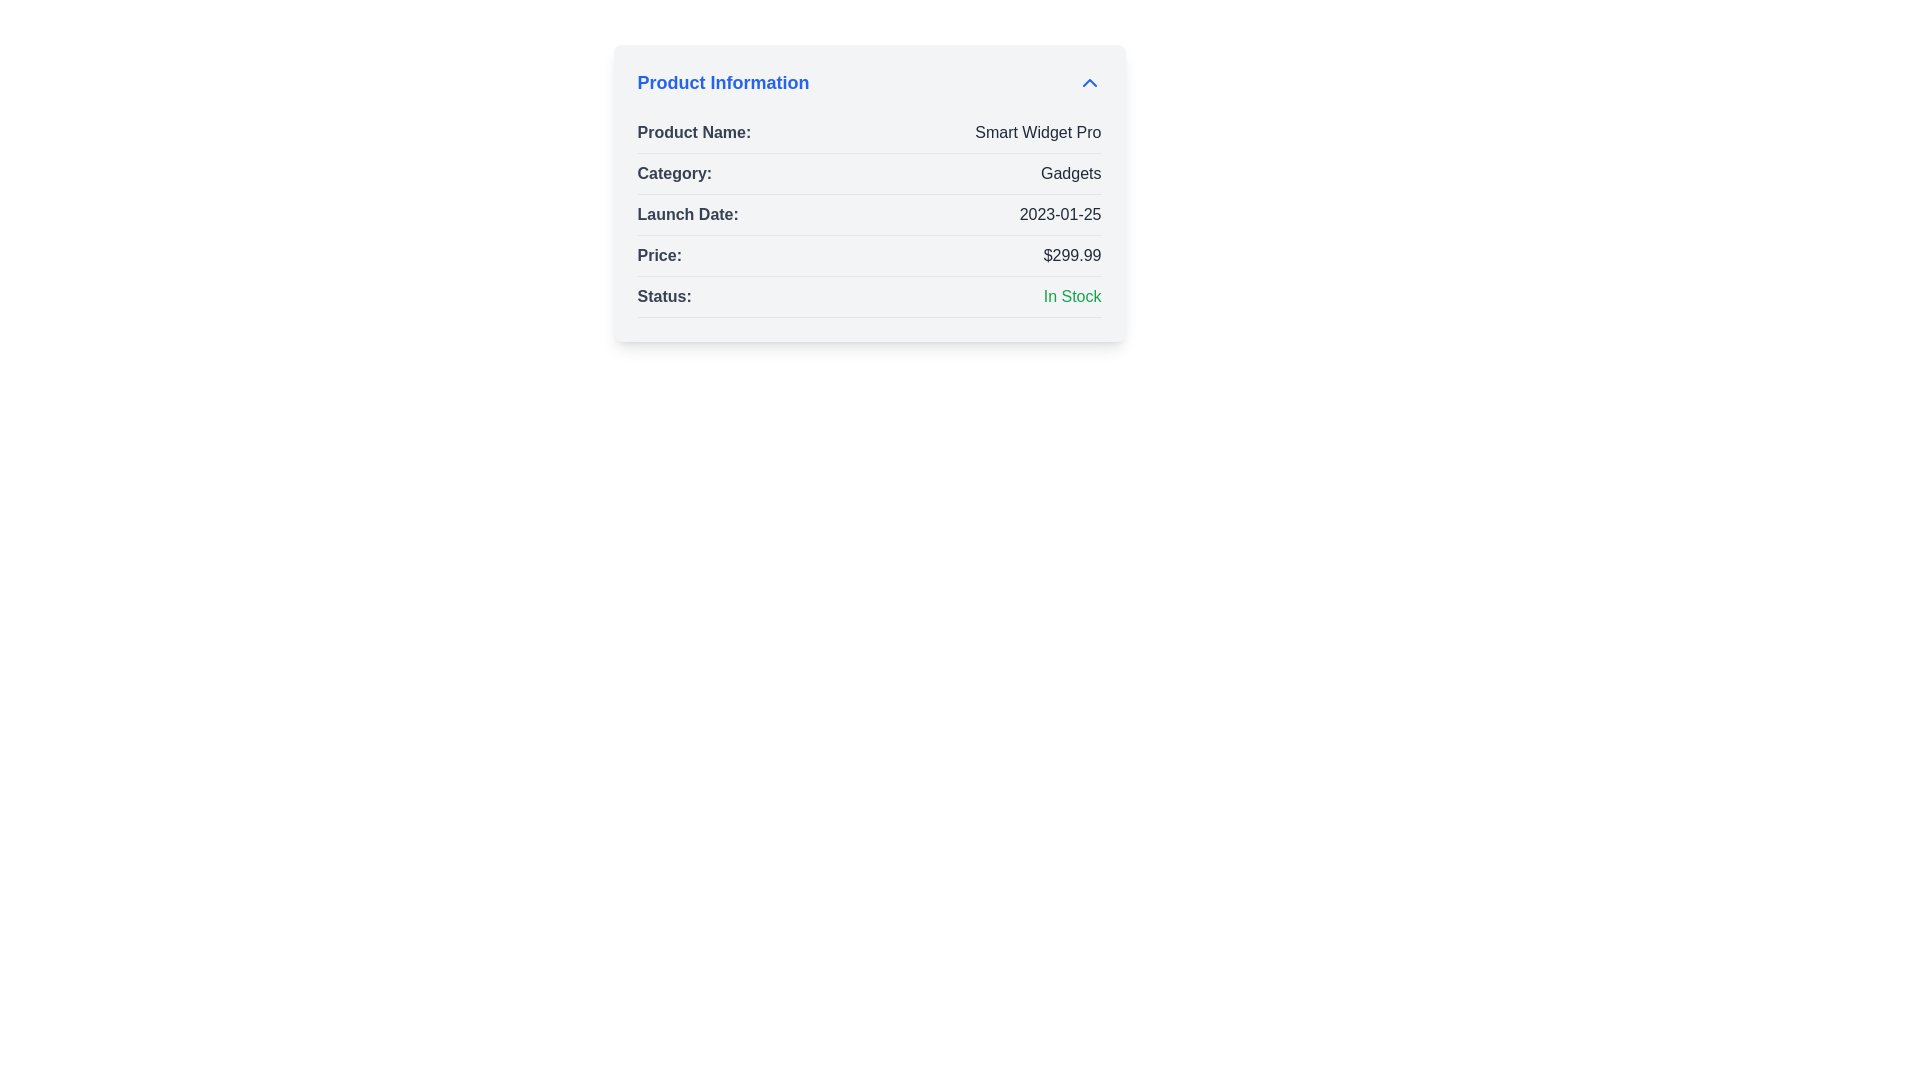  What do you see at coordinates (659, 254) in the screenshot?
I see `the 'Price:' text label, which is styled with a bold font and gray color, located in the product details panel, to the left of the monetary value '$299.99'` at bounding box center [659, 254].